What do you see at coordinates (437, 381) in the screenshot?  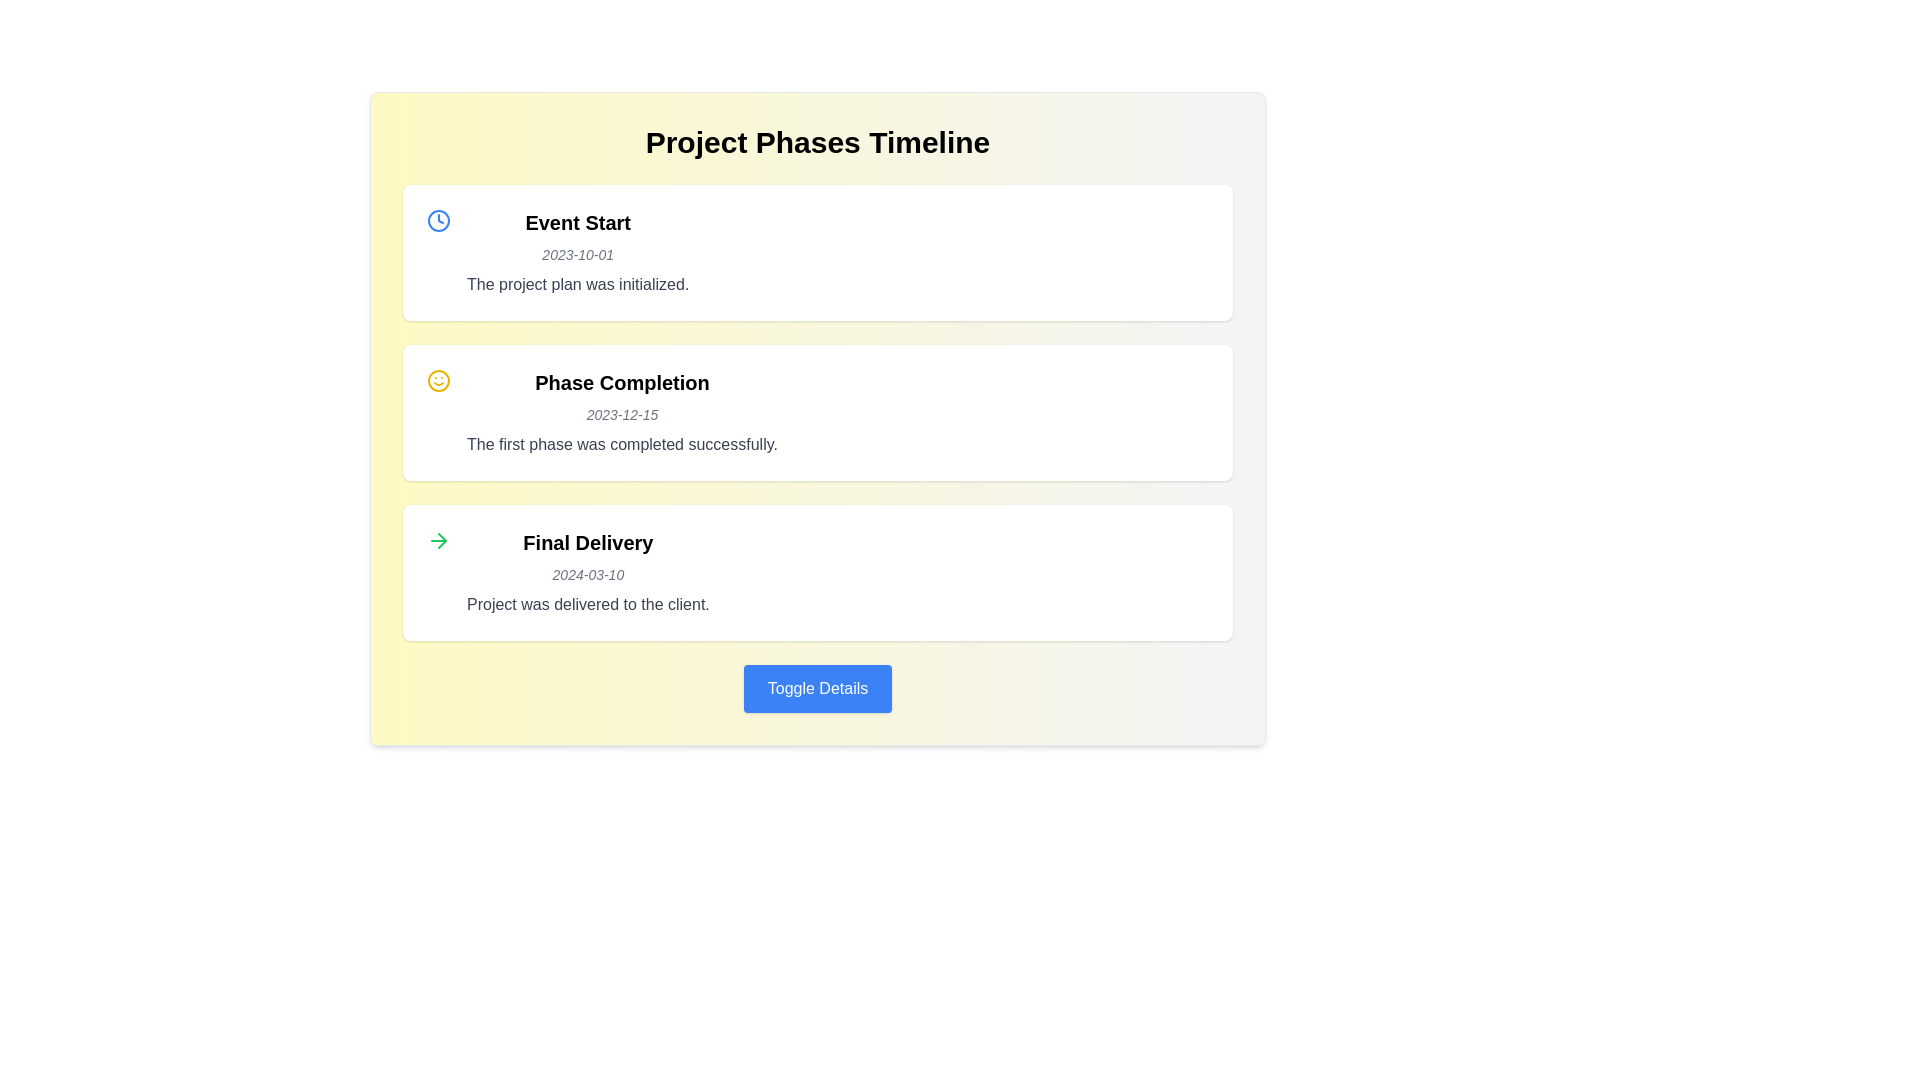 I see `the circular yellow smiling face icon located above the 'Phase Completion' section` at bounding box center [437, 381].